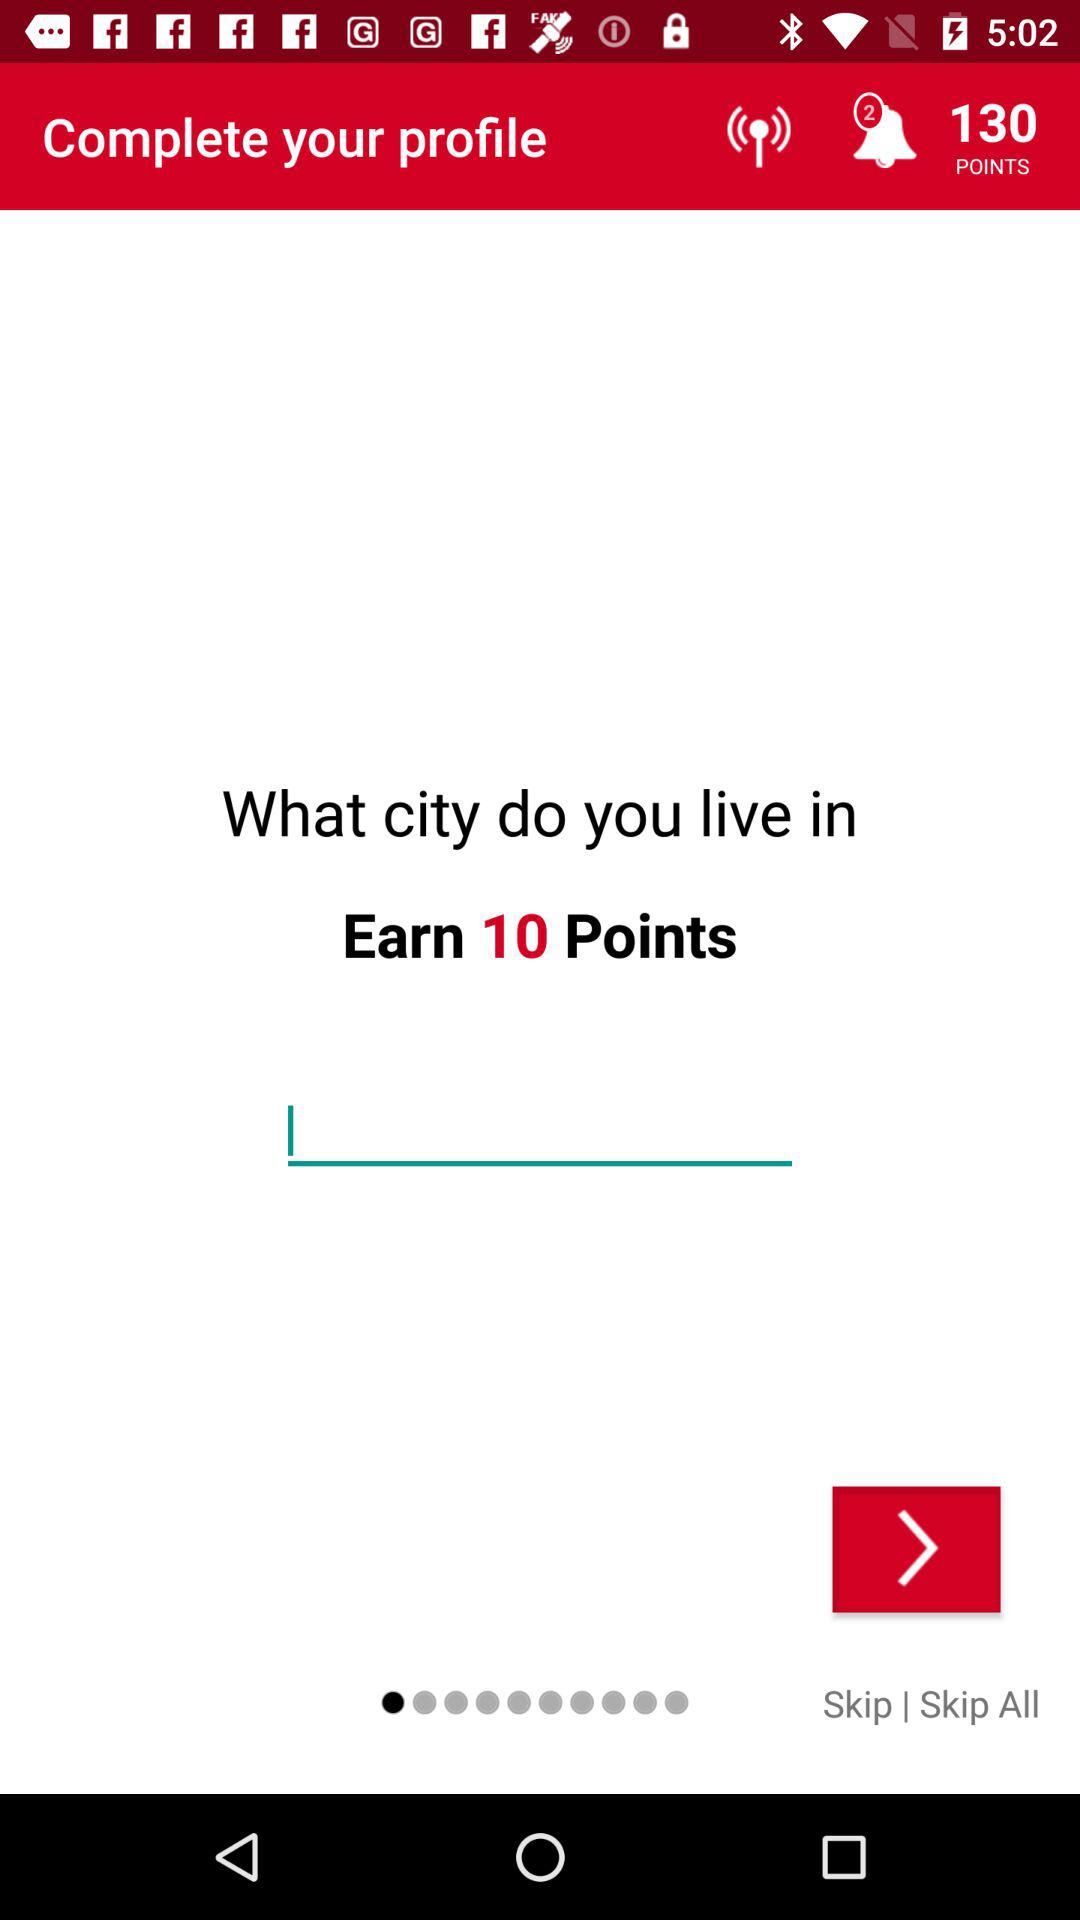 This screenshot has width=1080, height=1920. Describe the element at coordinates (978, 1702) in the screenshot. I see `skip all item` at that location.